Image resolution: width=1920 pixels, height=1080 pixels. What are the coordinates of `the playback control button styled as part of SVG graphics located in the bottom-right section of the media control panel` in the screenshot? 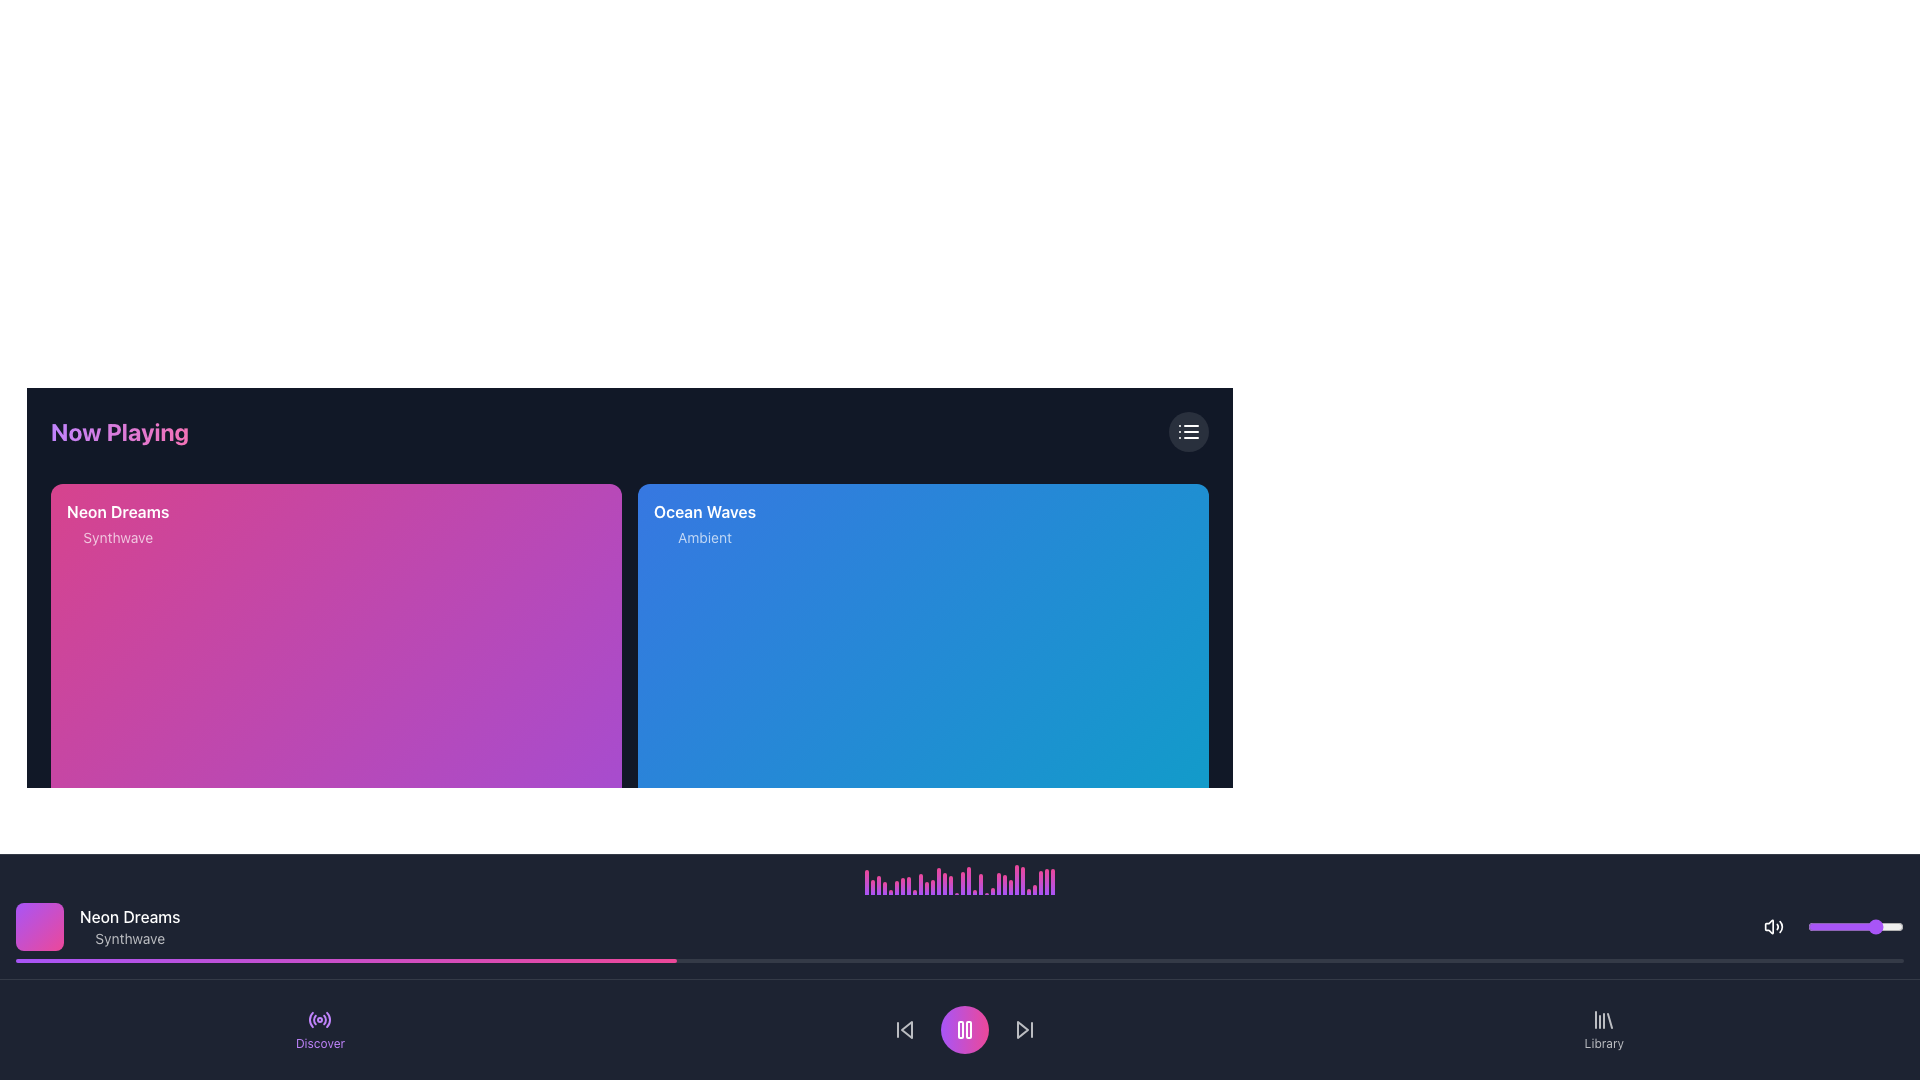 It's located at (1171, 1017).